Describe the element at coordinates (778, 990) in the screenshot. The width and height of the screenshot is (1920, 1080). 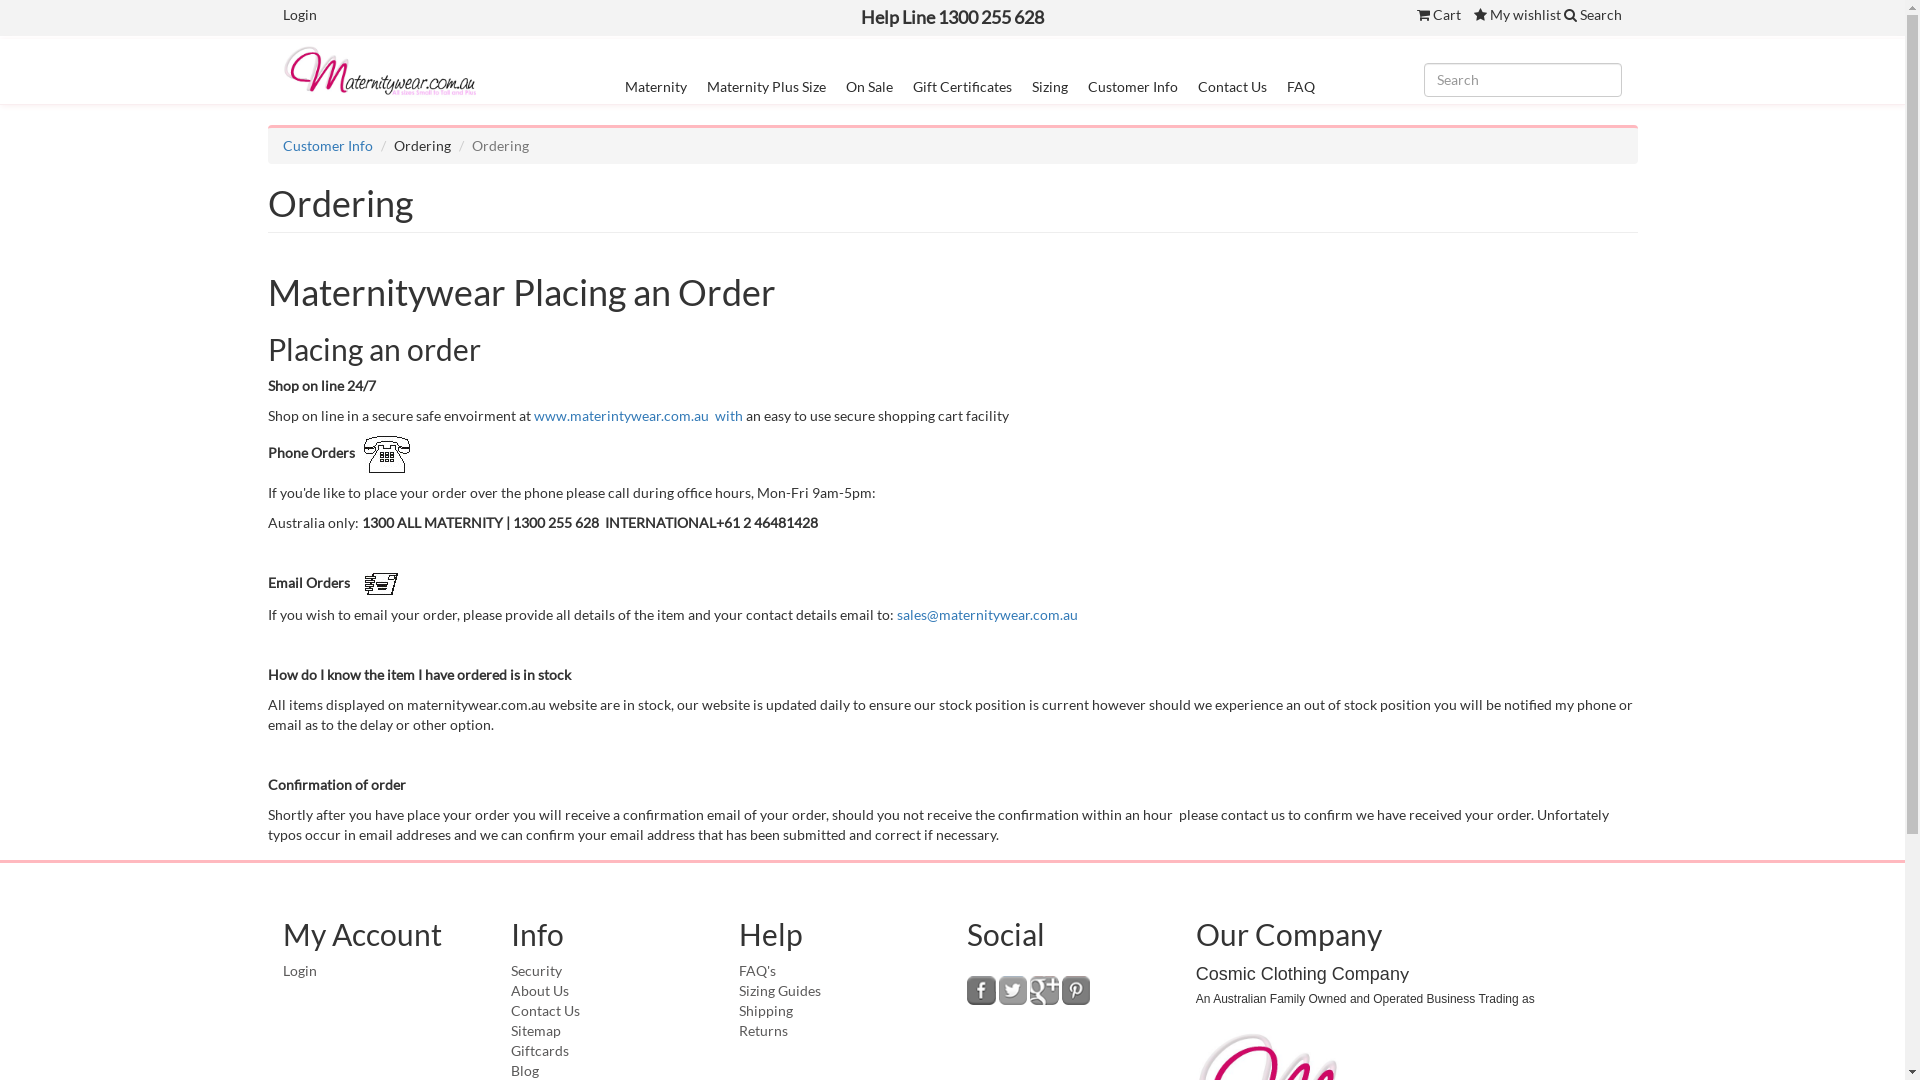
I see `'Sizing Guides'` at that location.